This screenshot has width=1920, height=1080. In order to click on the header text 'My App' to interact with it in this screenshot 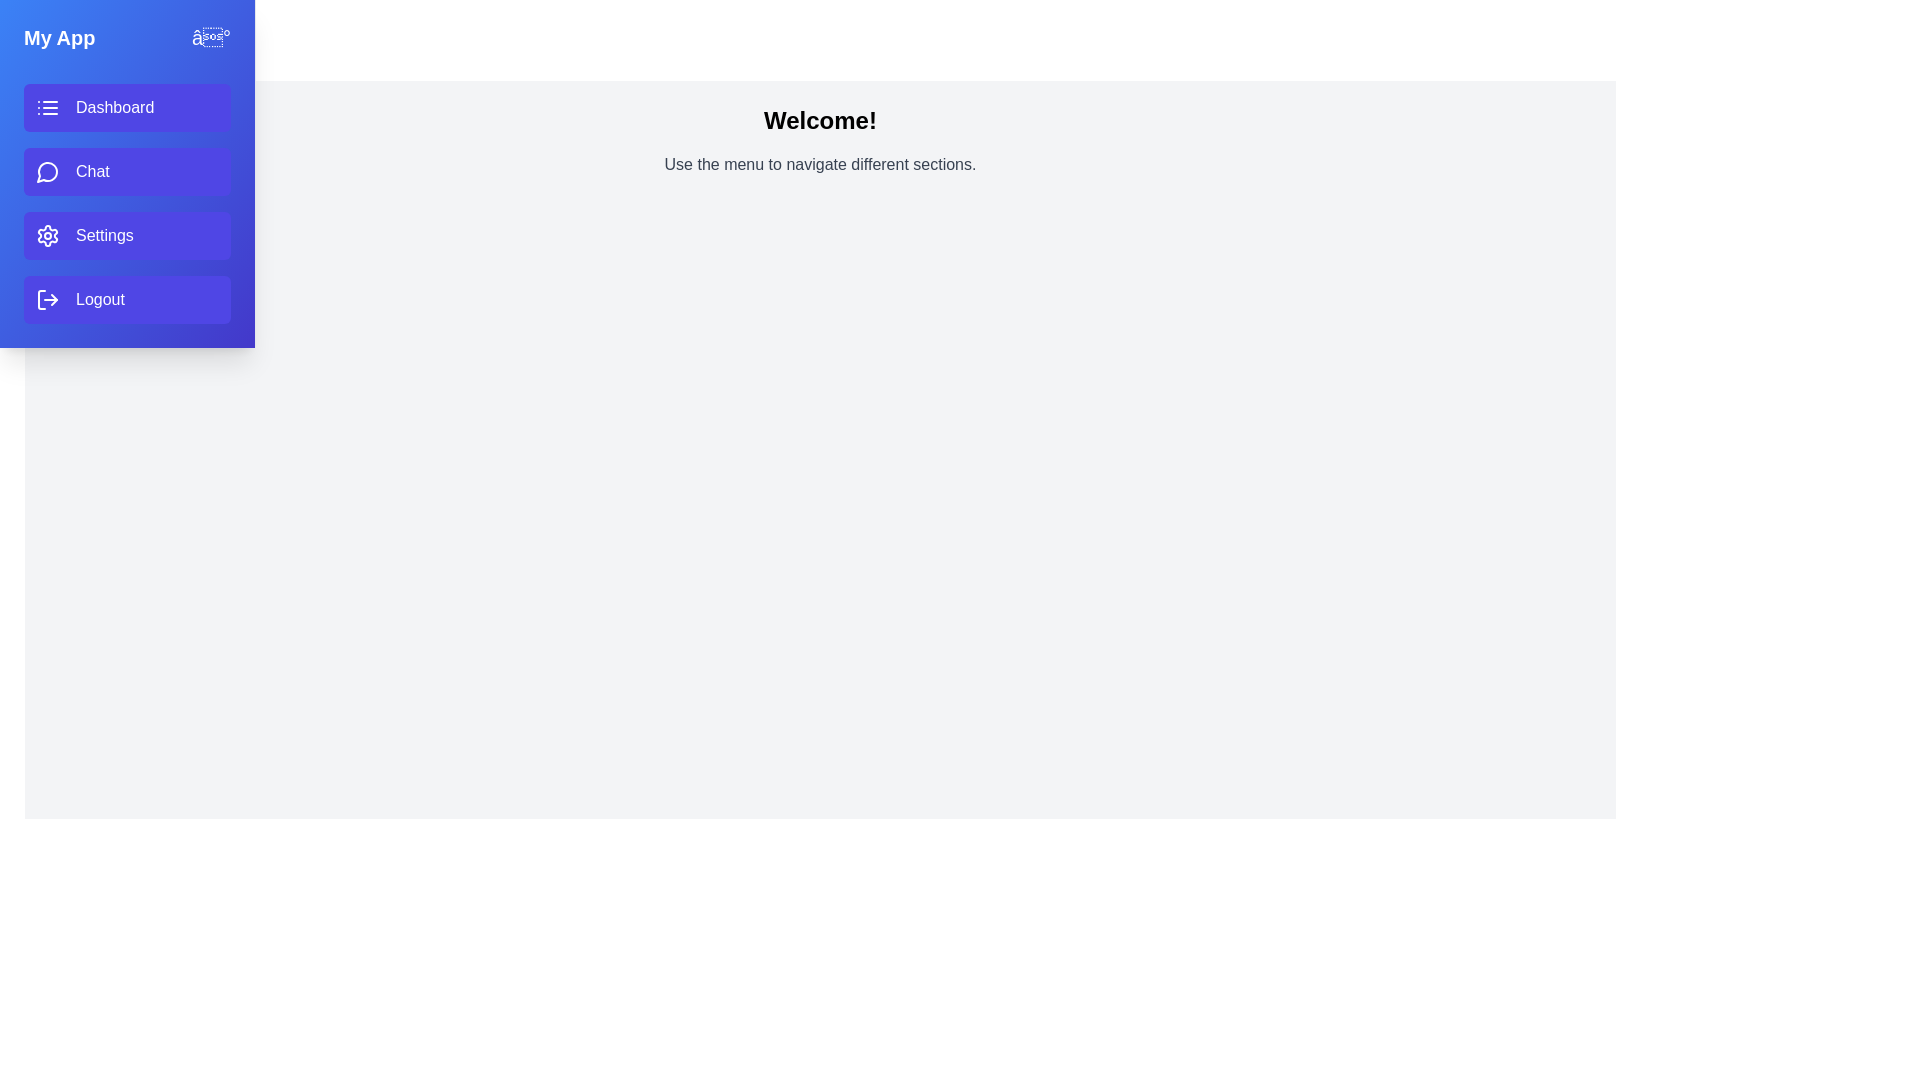, I will do `click(59, 38)`.